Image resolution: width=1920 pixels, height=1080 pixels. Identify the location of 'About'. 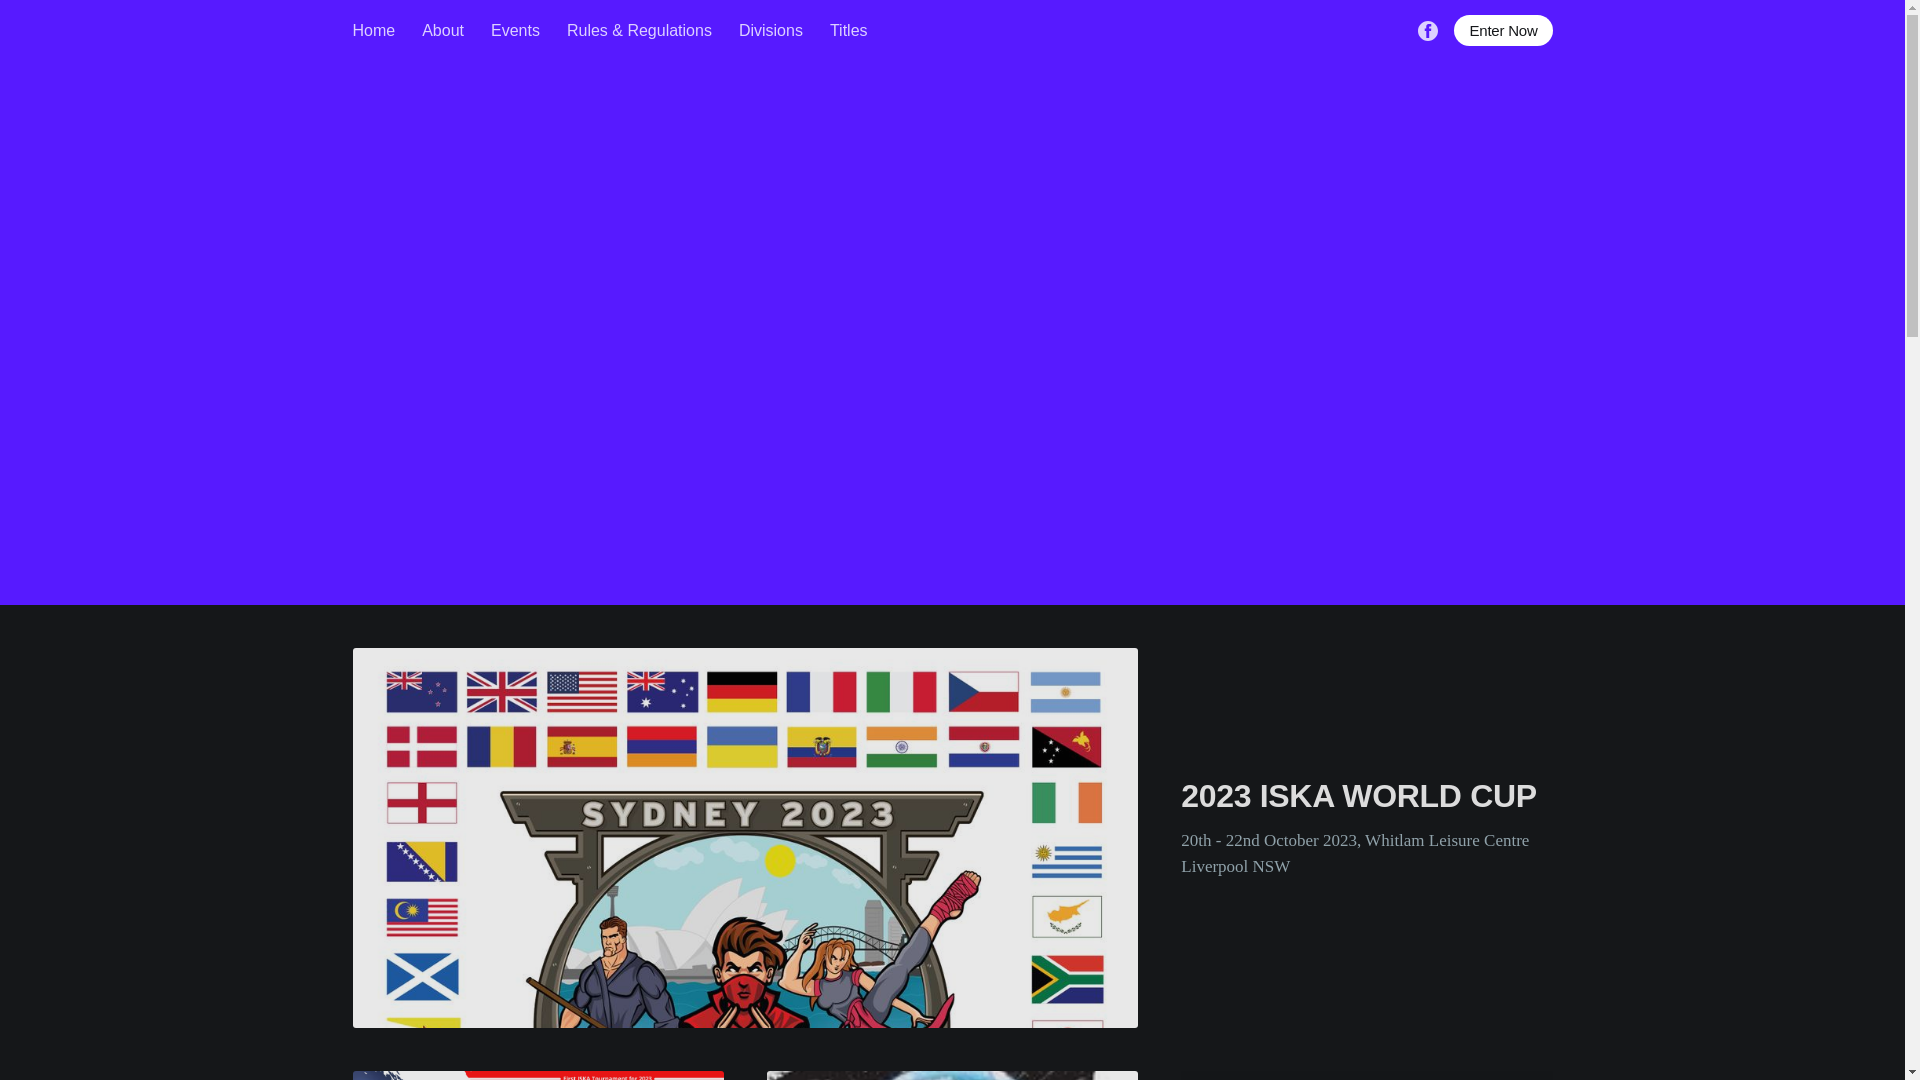
(421, 30).